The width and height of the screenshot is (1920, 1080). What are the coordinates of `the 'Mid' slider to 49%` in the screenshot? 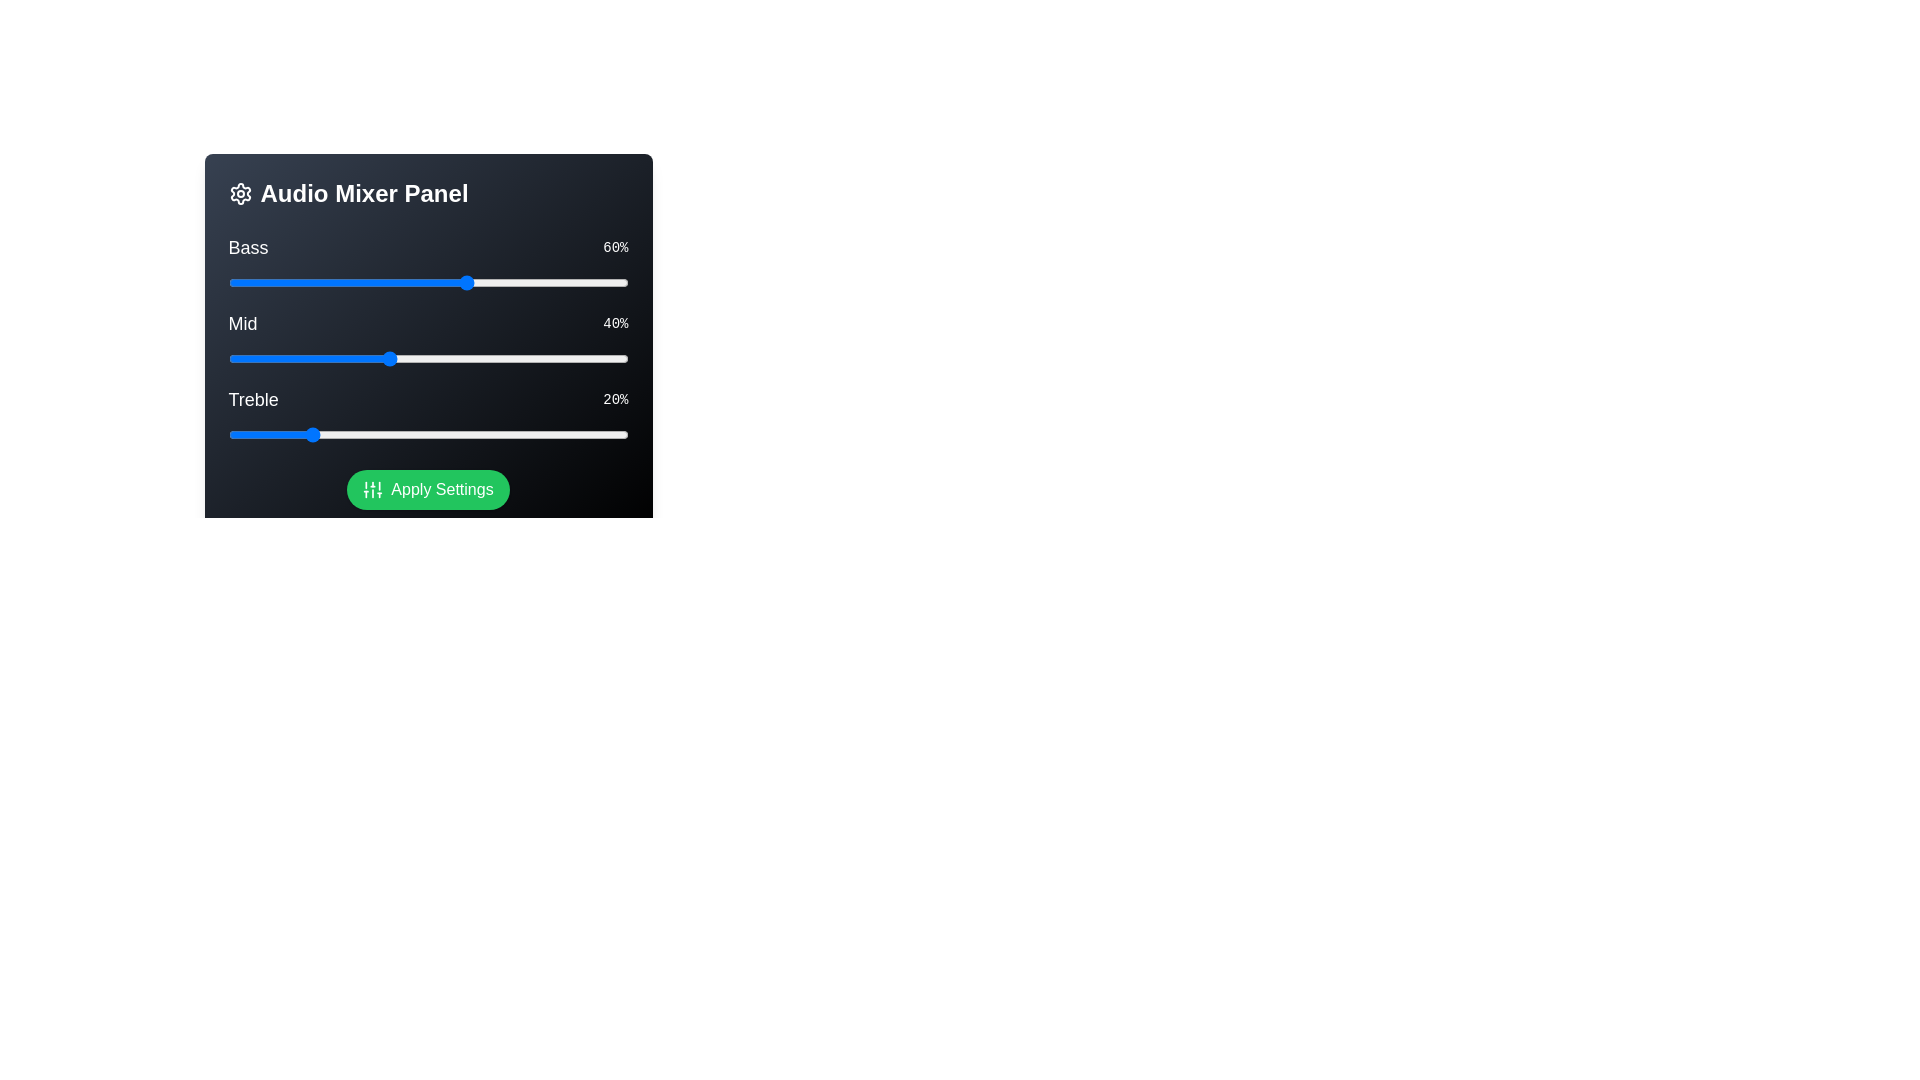 It's located at (423, 357).